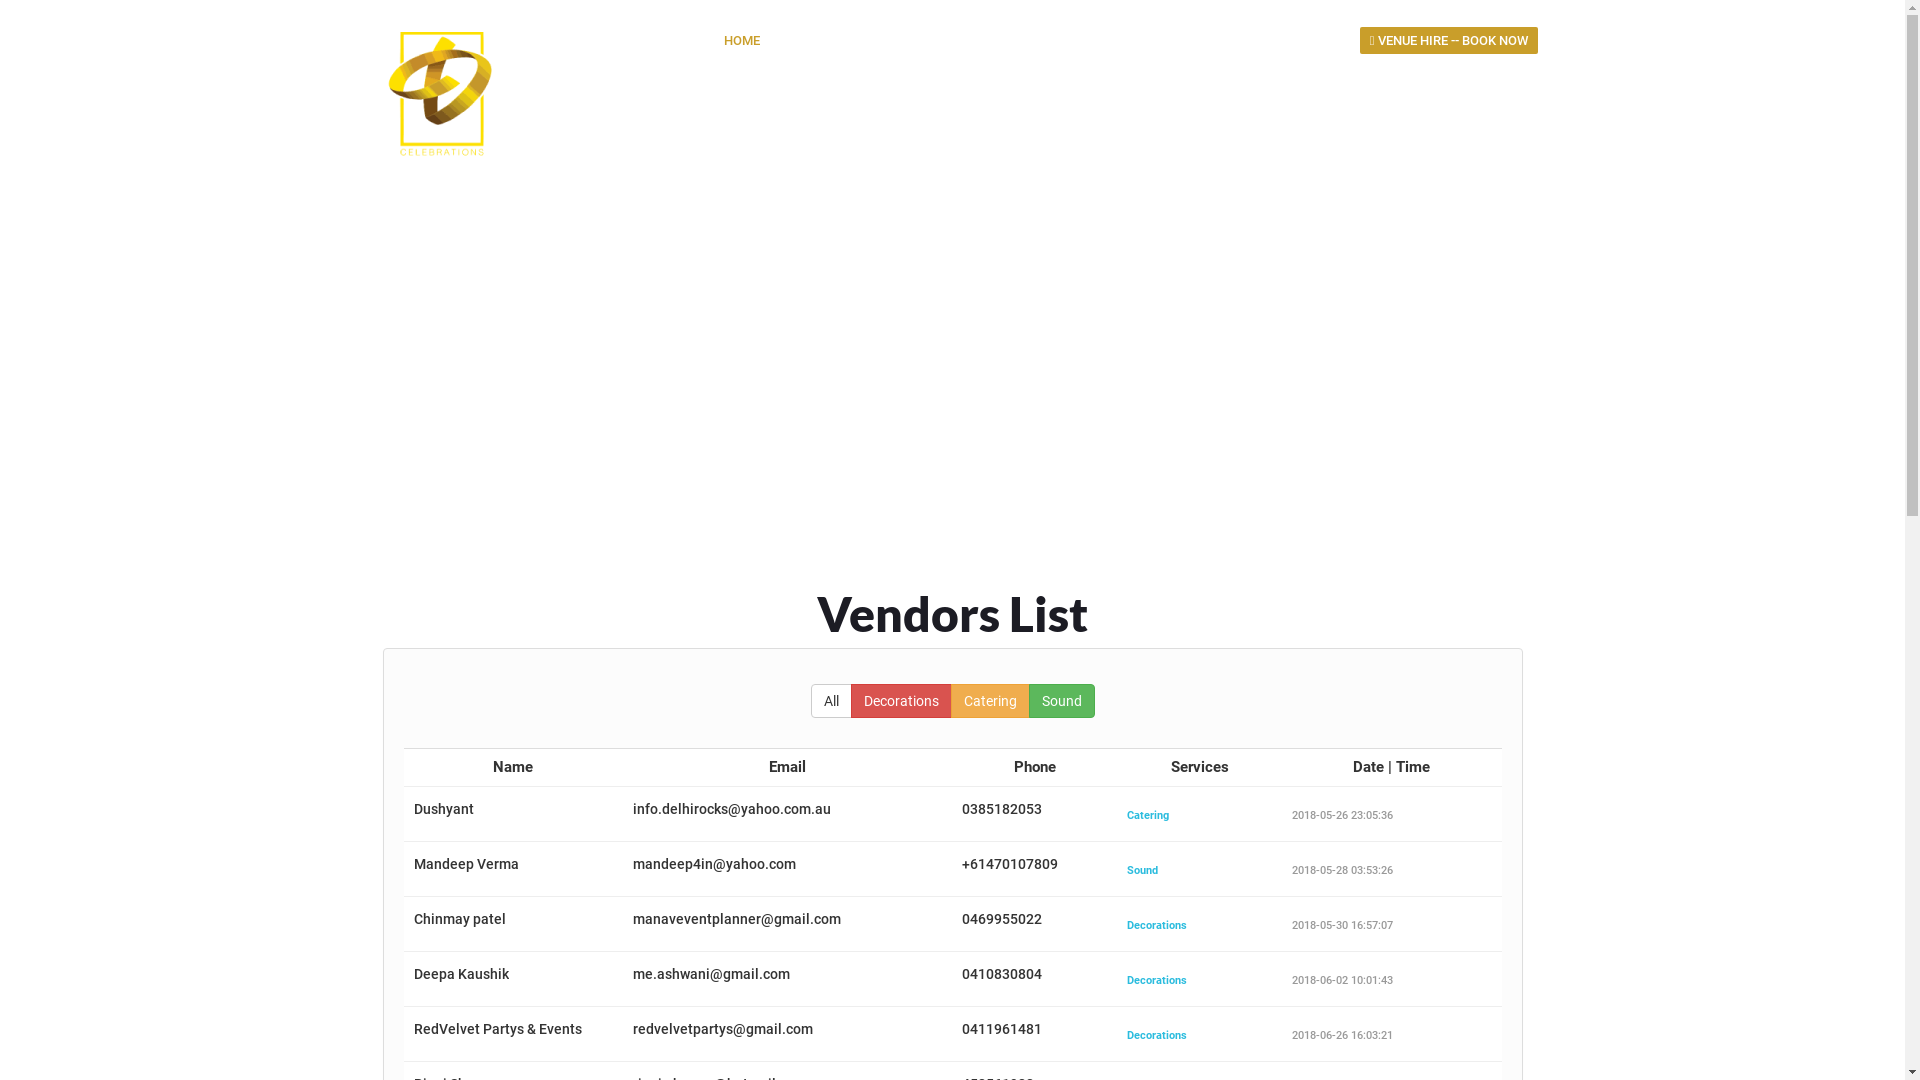  What do you see at coordinates (782, 40) in the screenshot?
I see `'ABOUT US'` at bounding box center [782, 40].